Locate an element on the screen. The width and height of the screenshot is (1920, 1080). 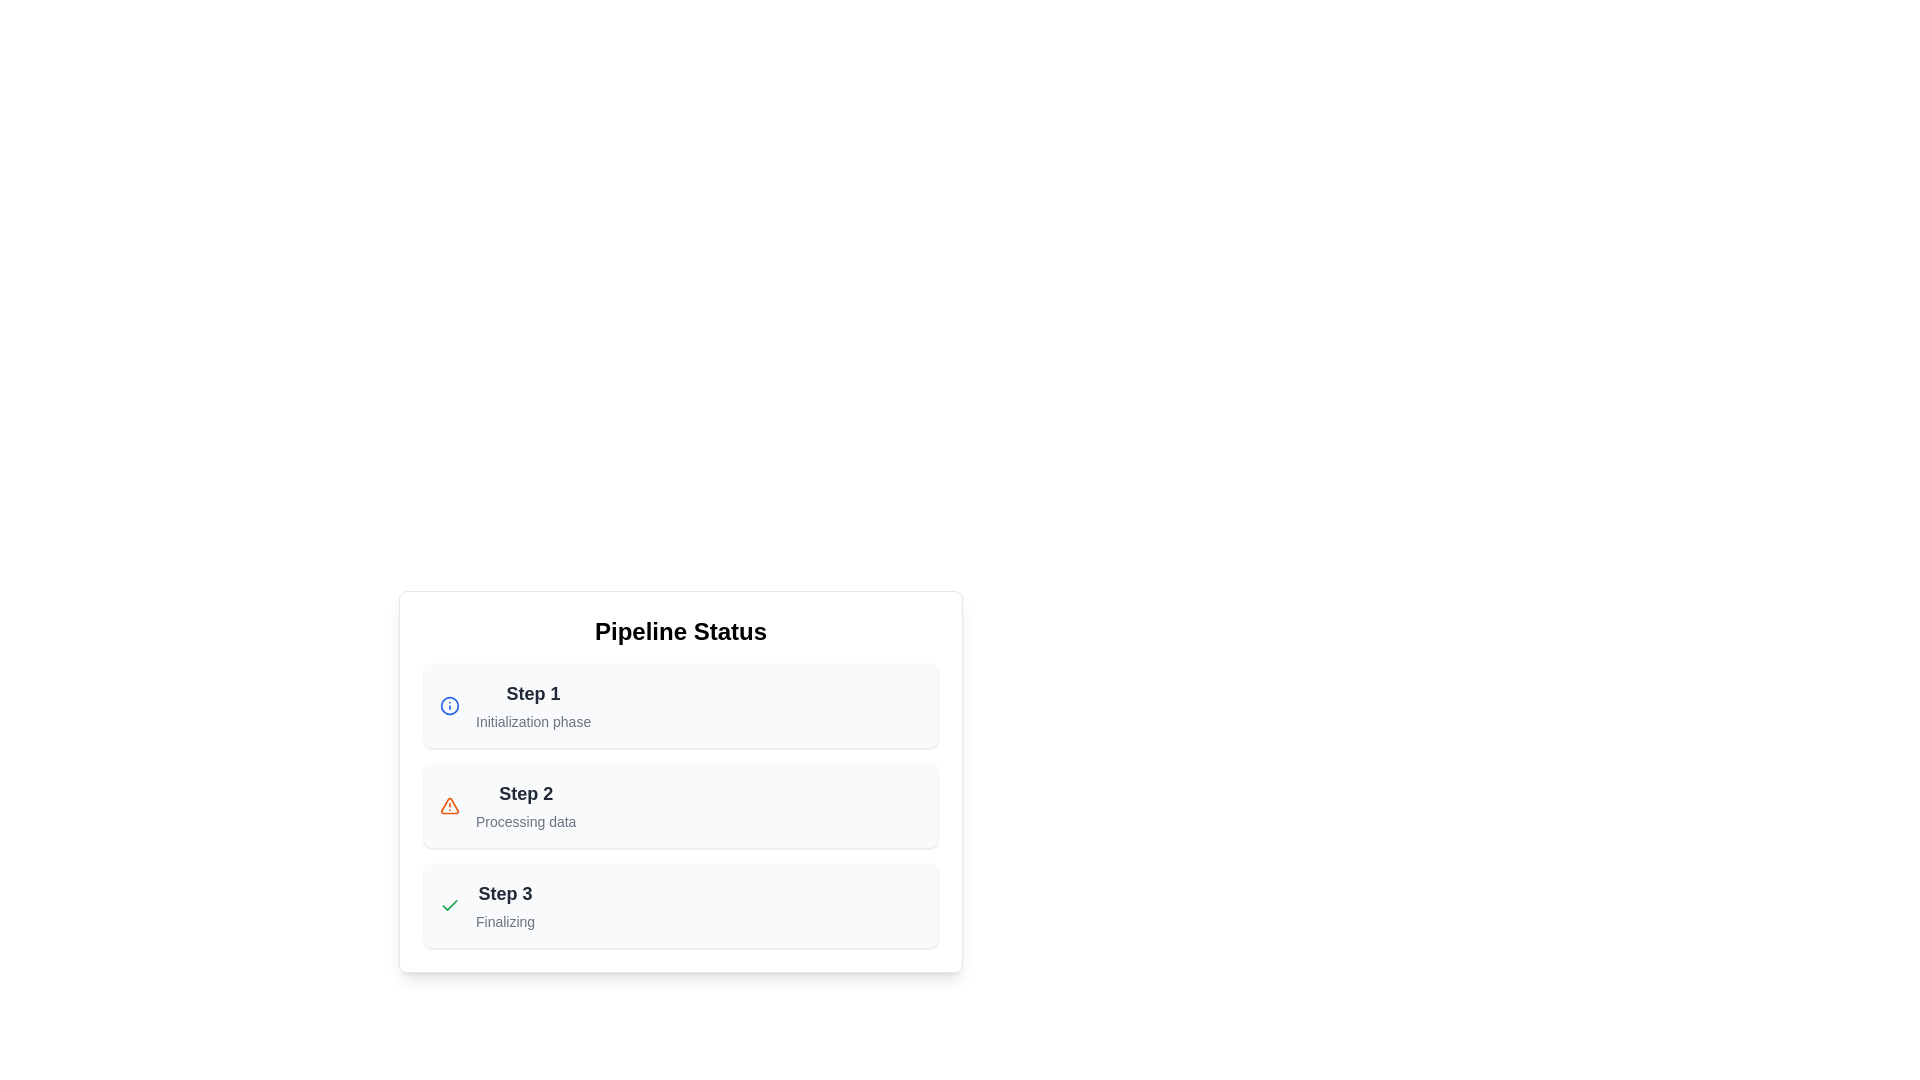
the informational block labeled 'Step 2' which has a light gray background and rounded edges is located at coordinates (681, 805).